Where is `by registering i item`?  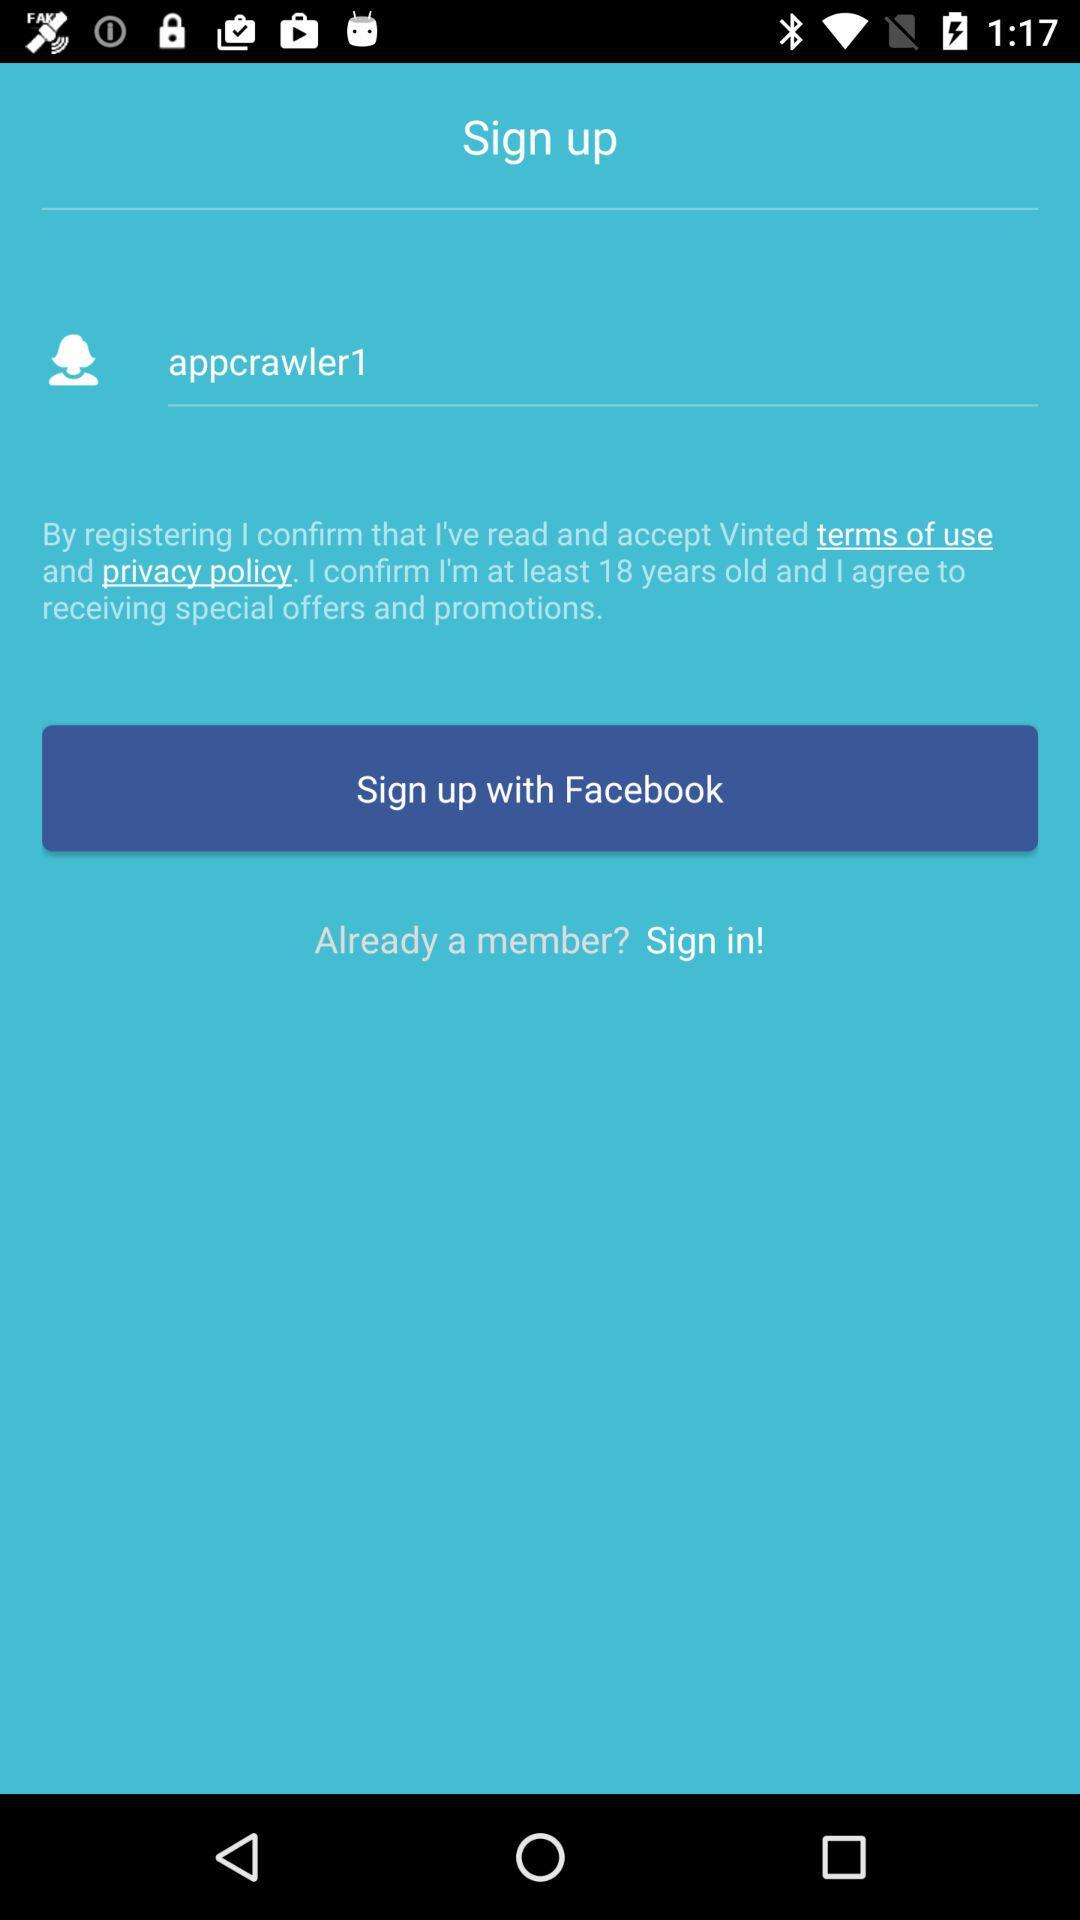
by registering i item is located at coordinates (540, 568).